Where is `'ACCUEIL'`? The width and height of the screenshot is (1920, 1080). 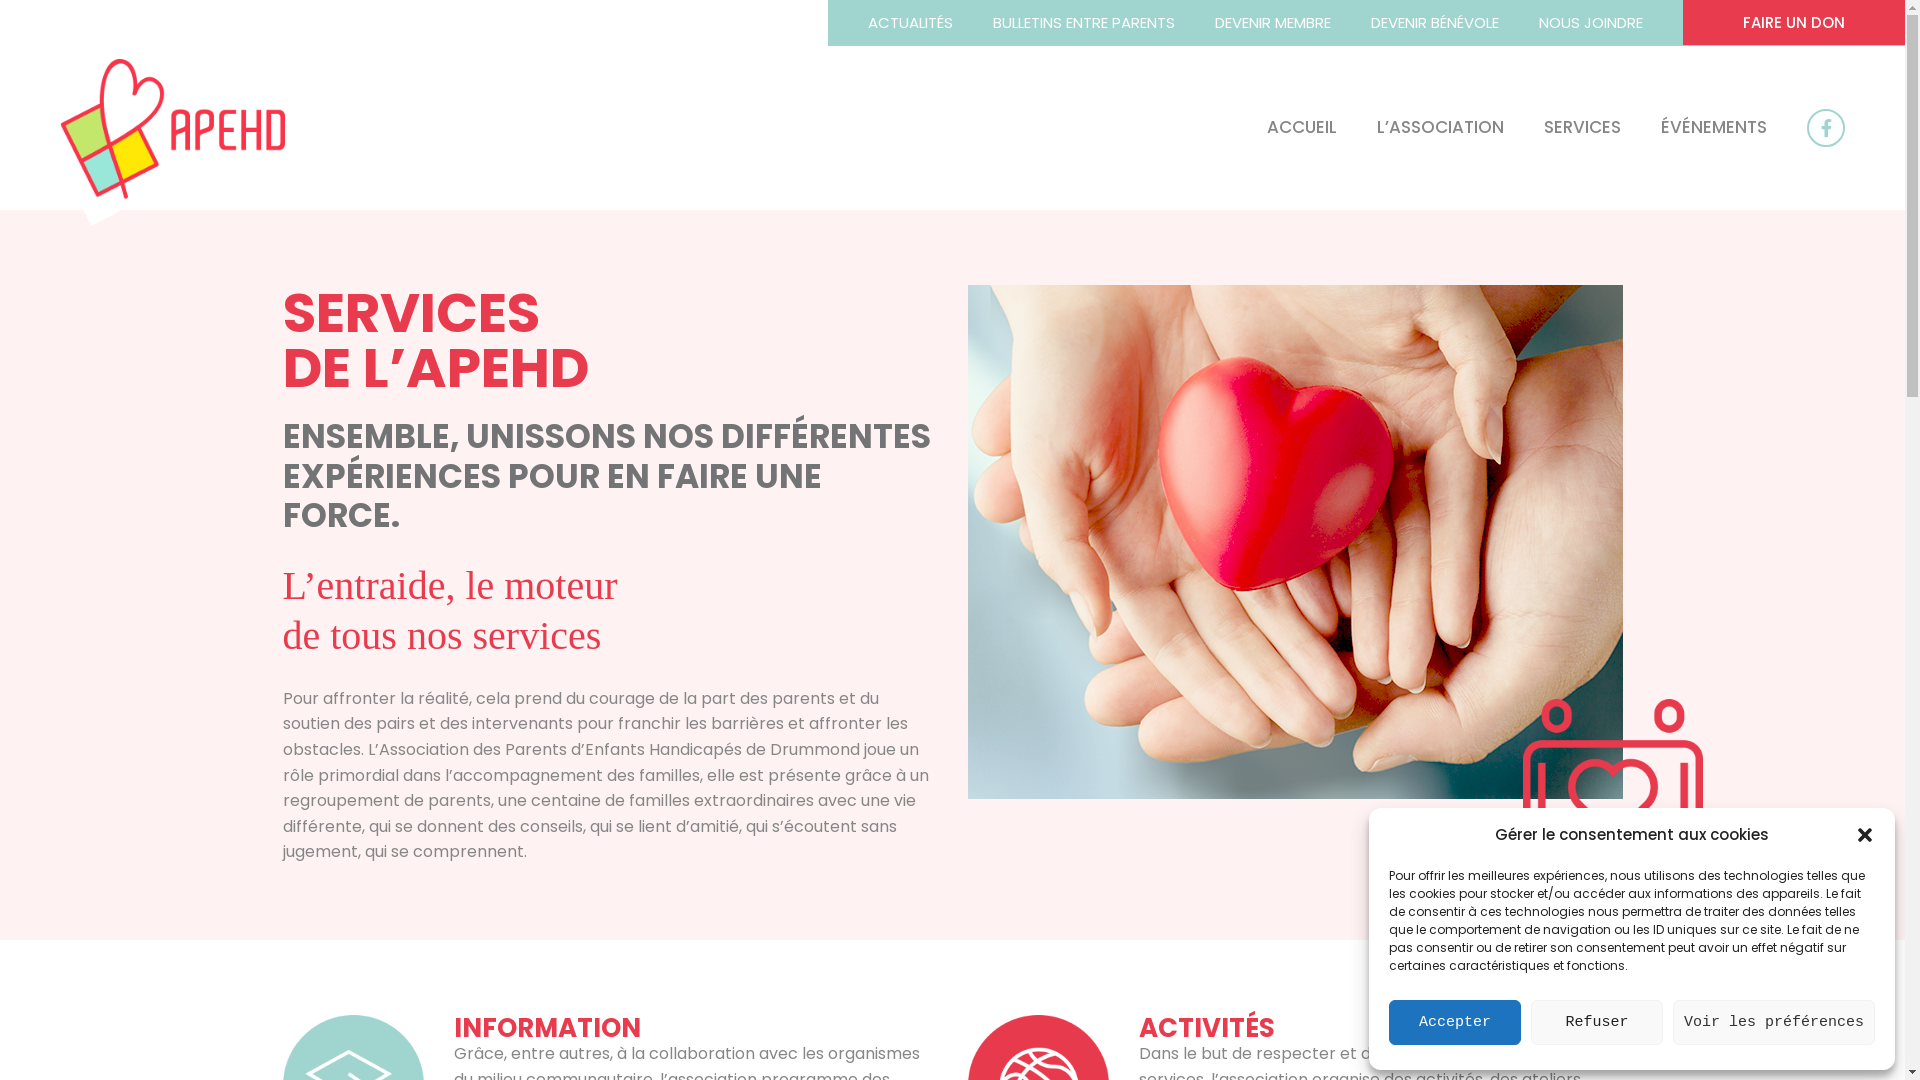 'ACCUEIL' is located at coordinates (1281, 127).